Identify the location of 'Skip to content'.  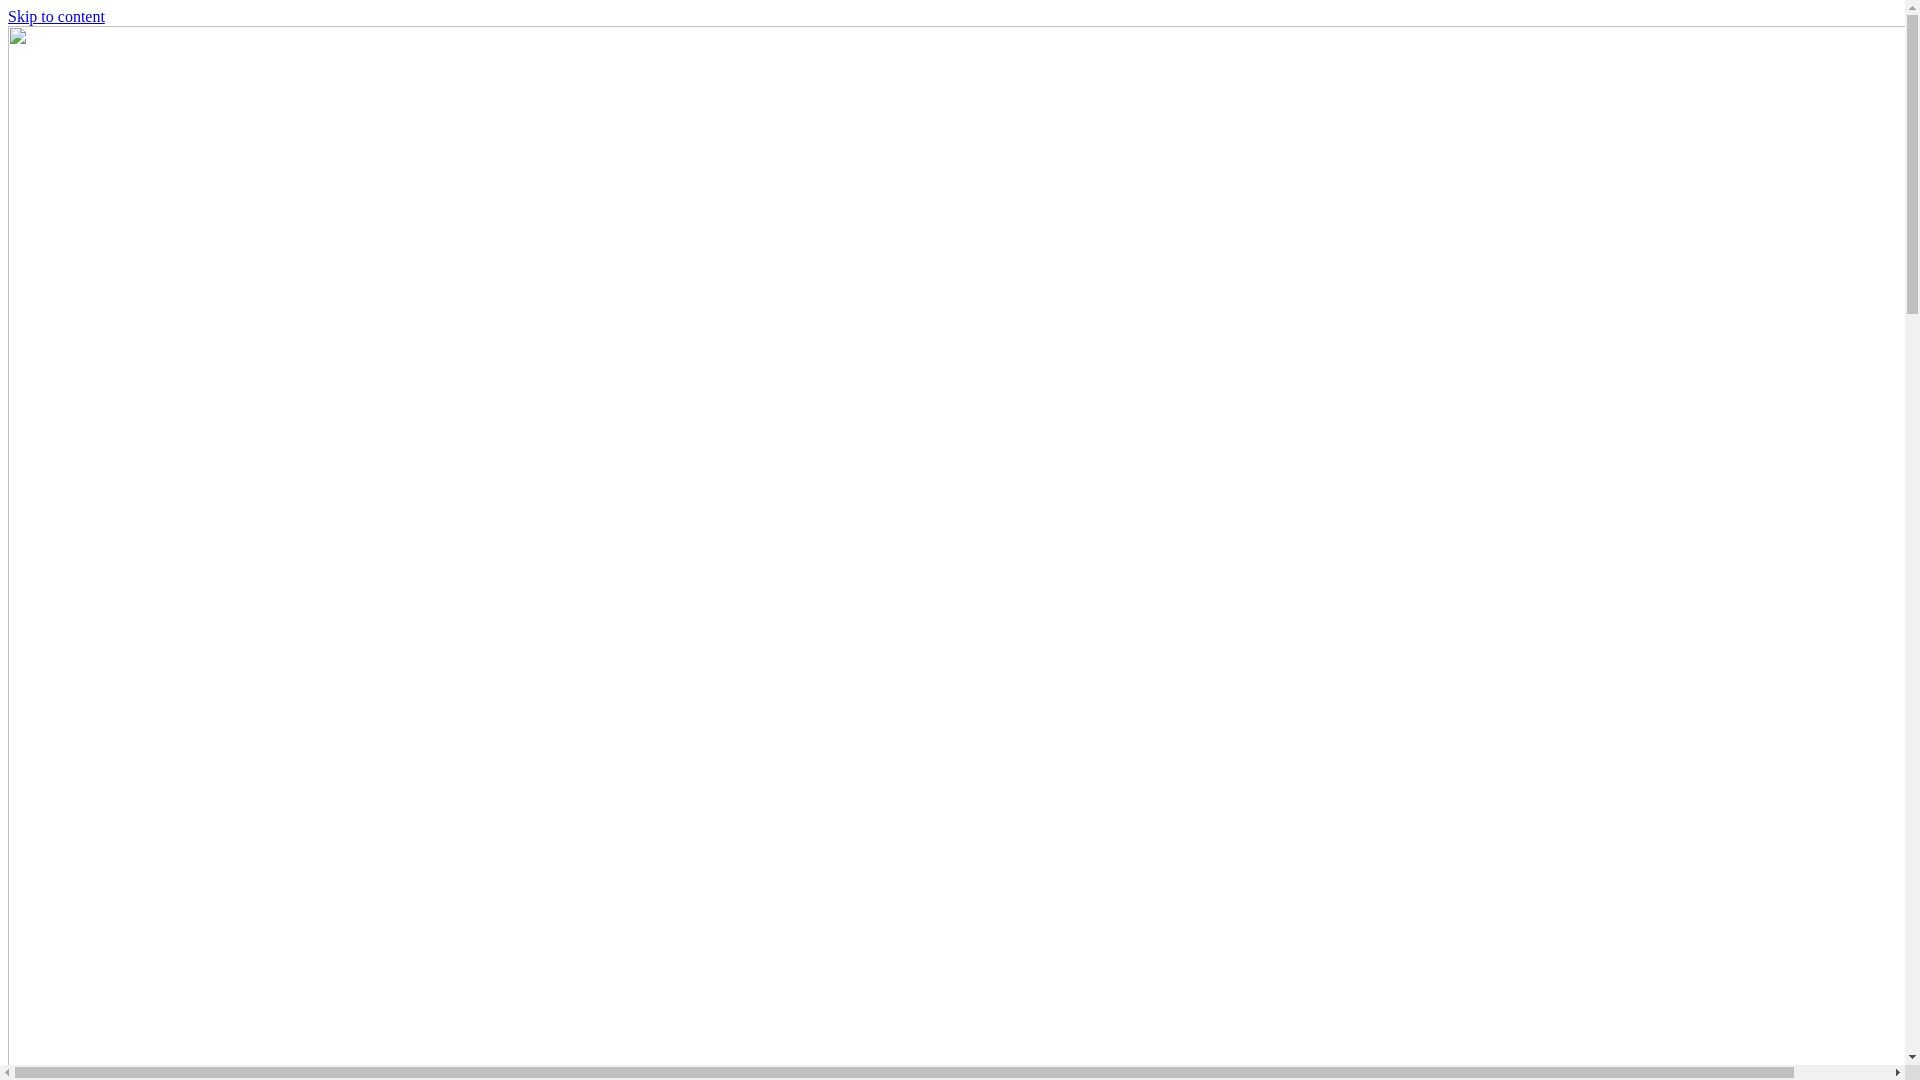
(8, 16).